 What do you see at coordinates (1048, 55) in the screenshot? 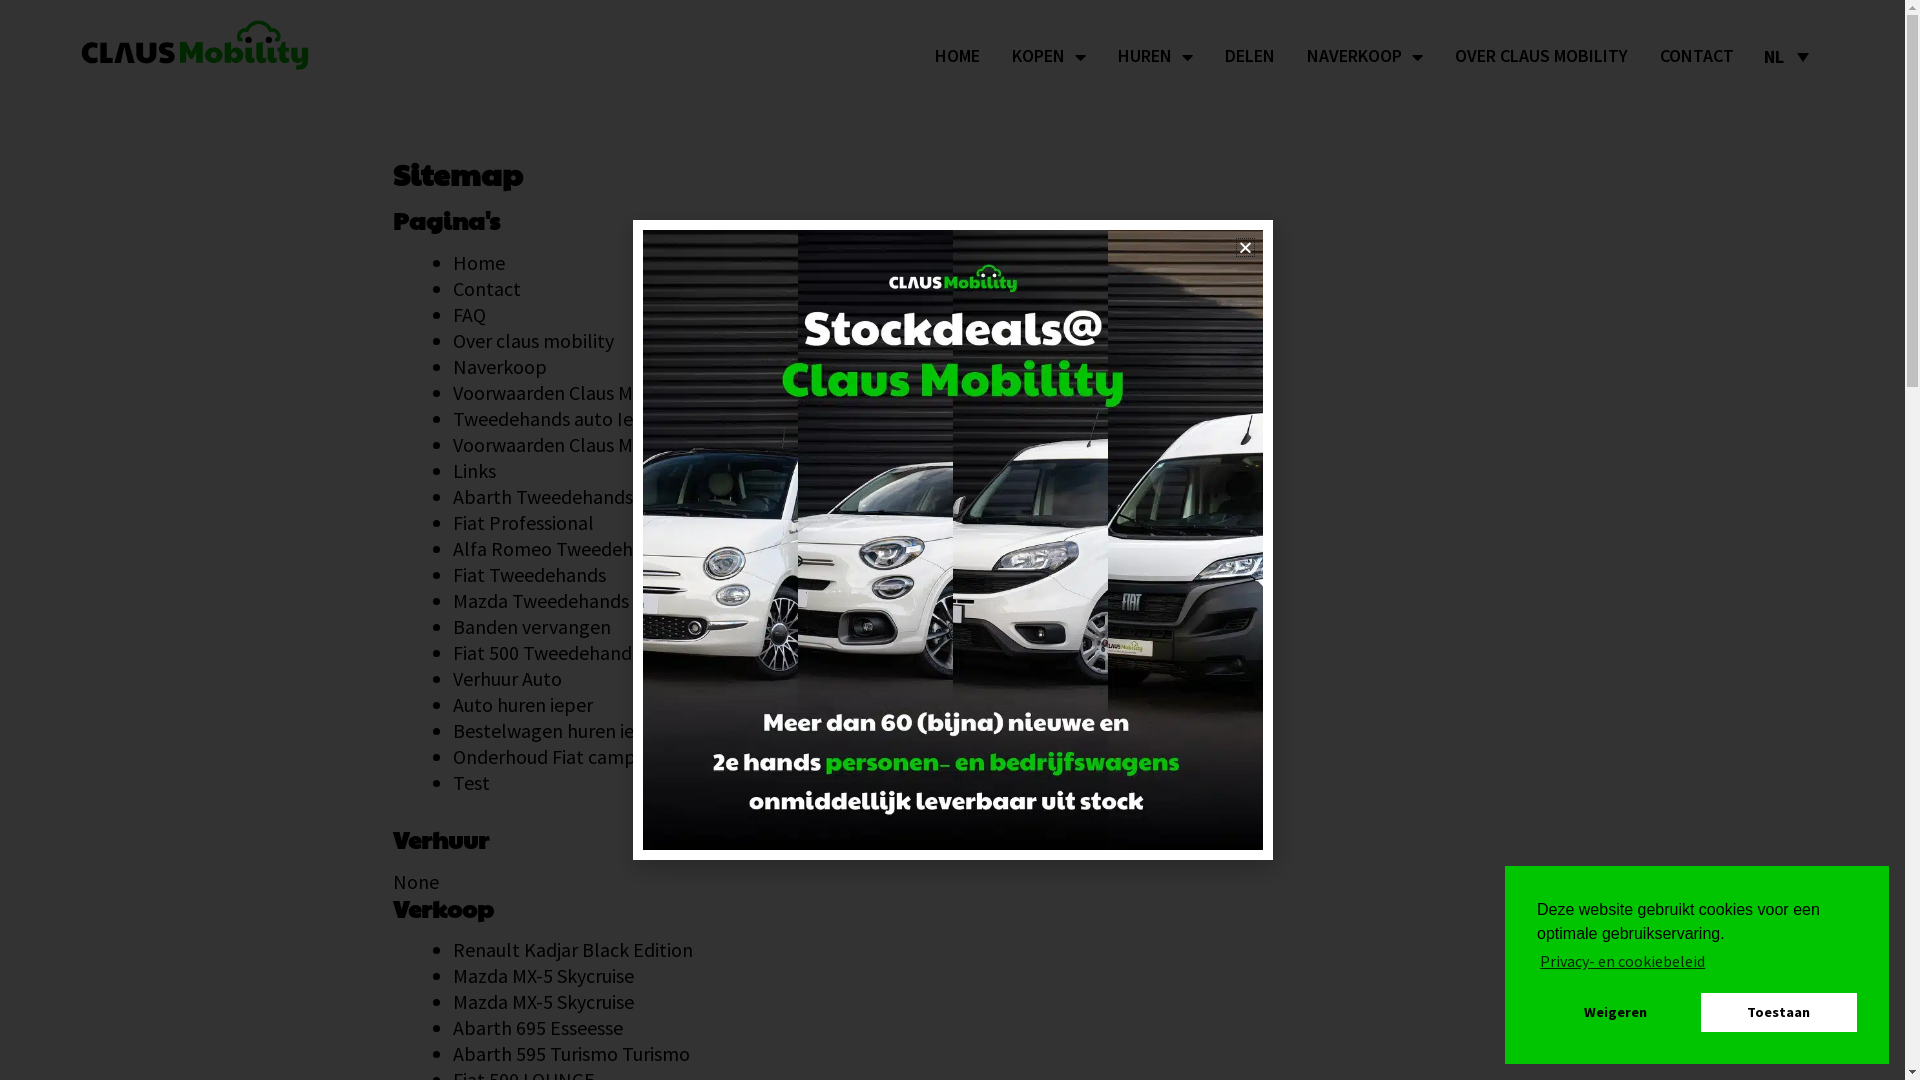
I see `'KOPEN'` at bounding box center [1048, 55].